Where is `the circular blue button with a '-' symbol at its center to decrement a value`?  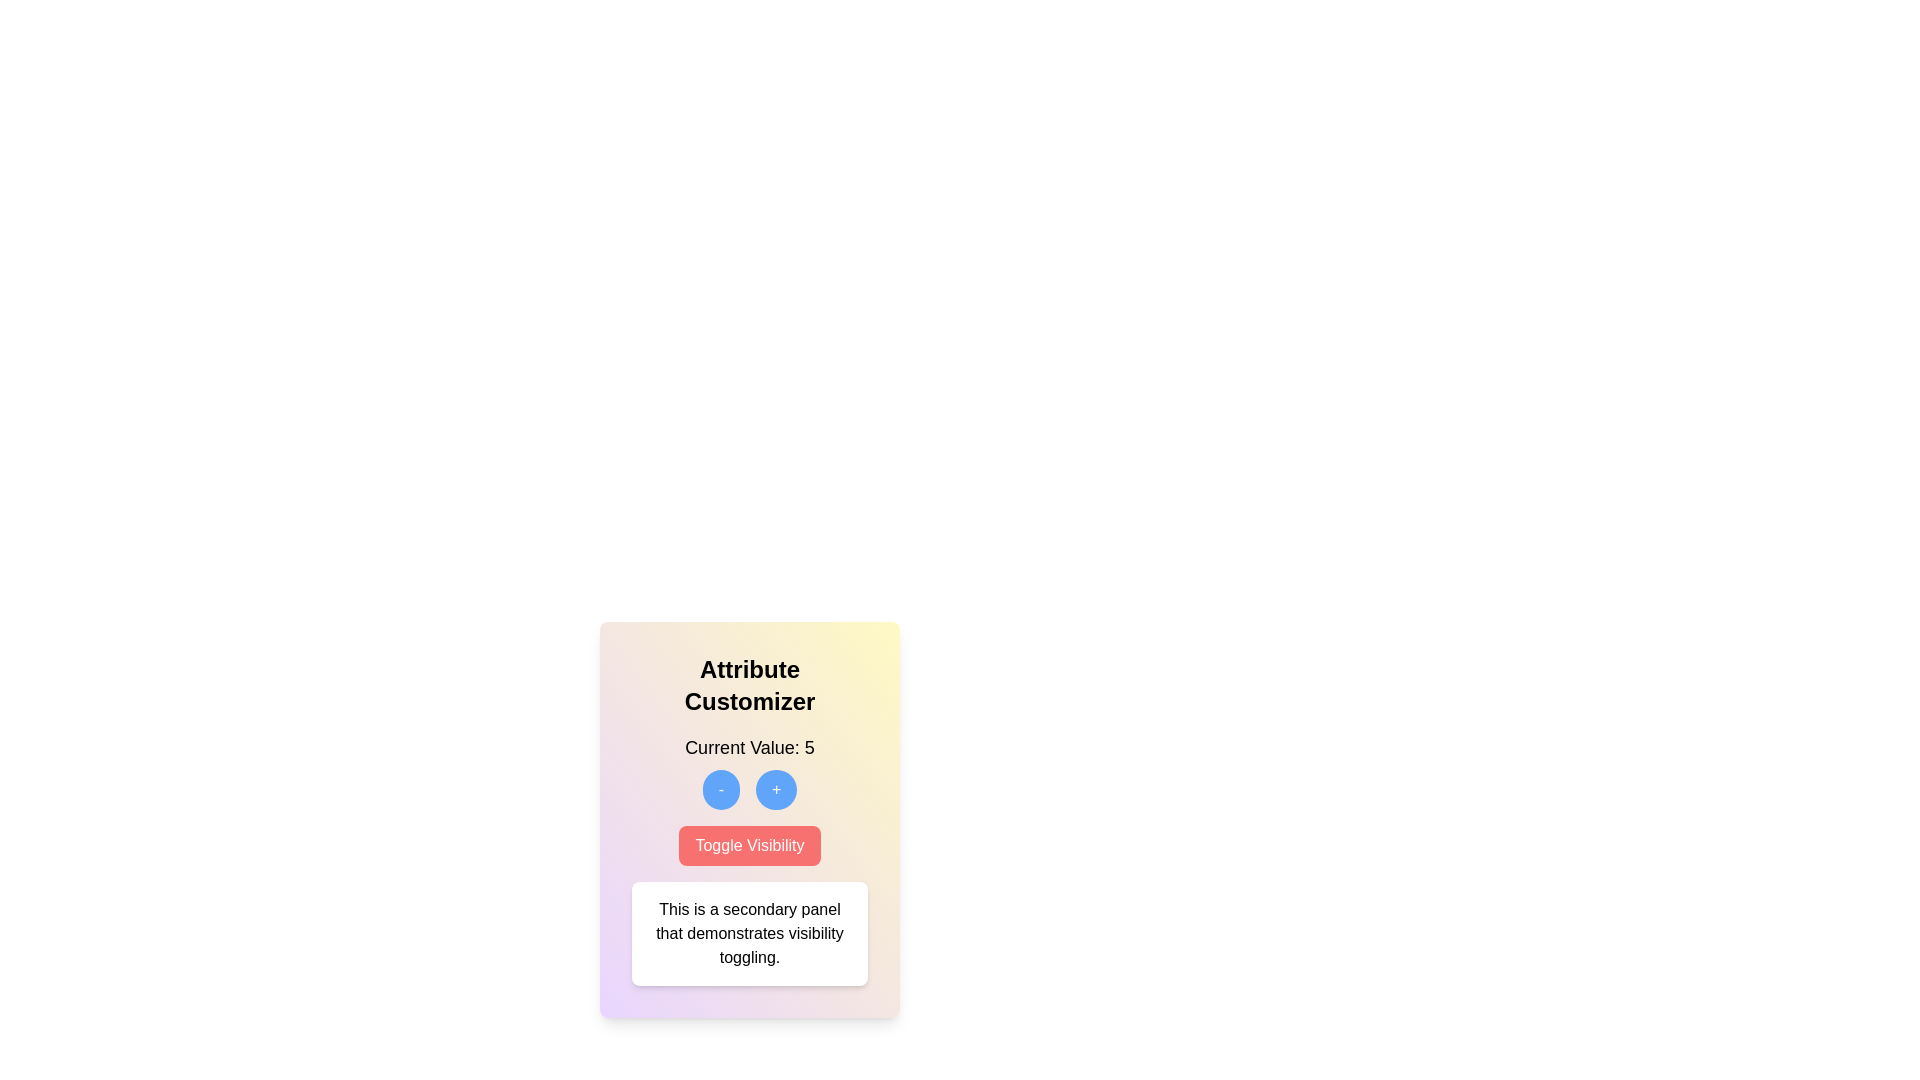 the circular blue button with a '-' symbol at its center to decrement a value is located at coordinates (720, 789).